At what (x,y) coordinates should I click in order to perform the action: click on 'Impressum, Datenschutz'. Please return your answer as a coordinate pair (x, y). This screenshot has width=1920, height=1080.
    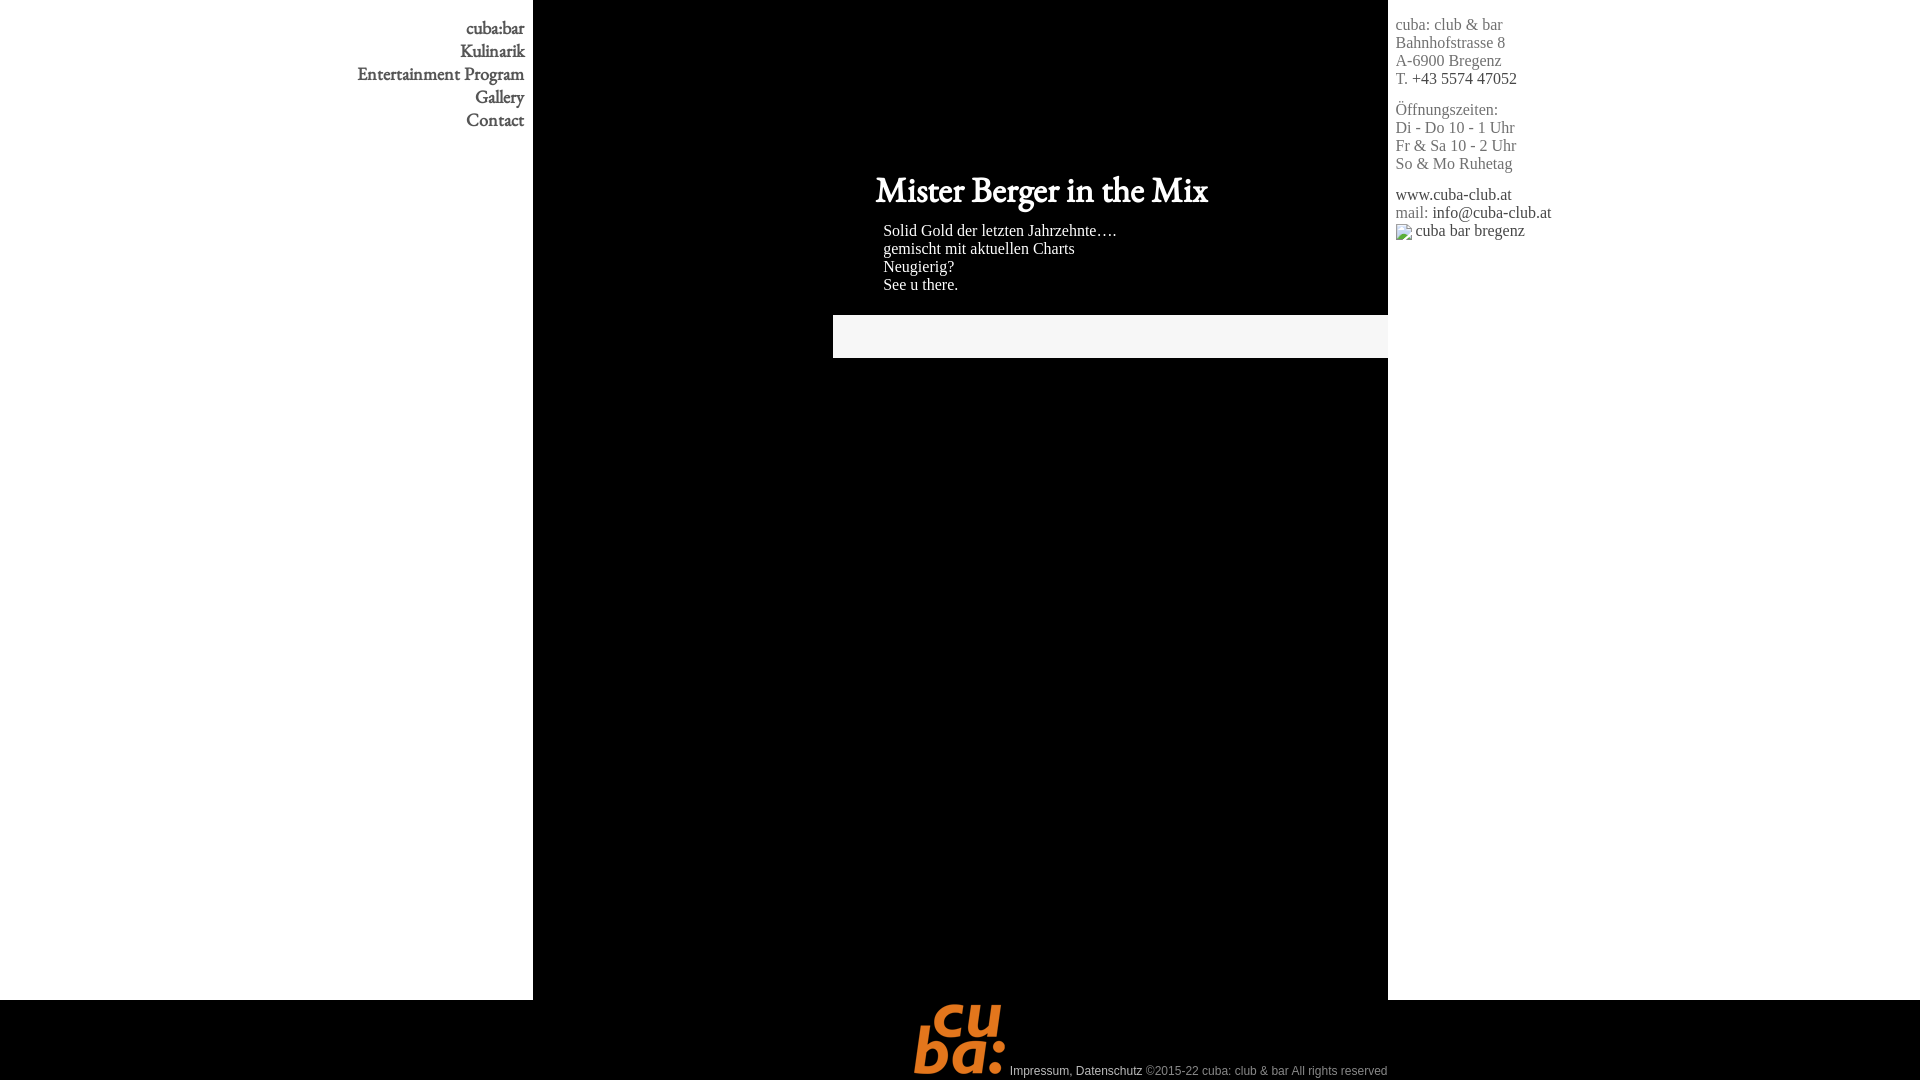
    Looking at the image, I should click on (1075, 1070).